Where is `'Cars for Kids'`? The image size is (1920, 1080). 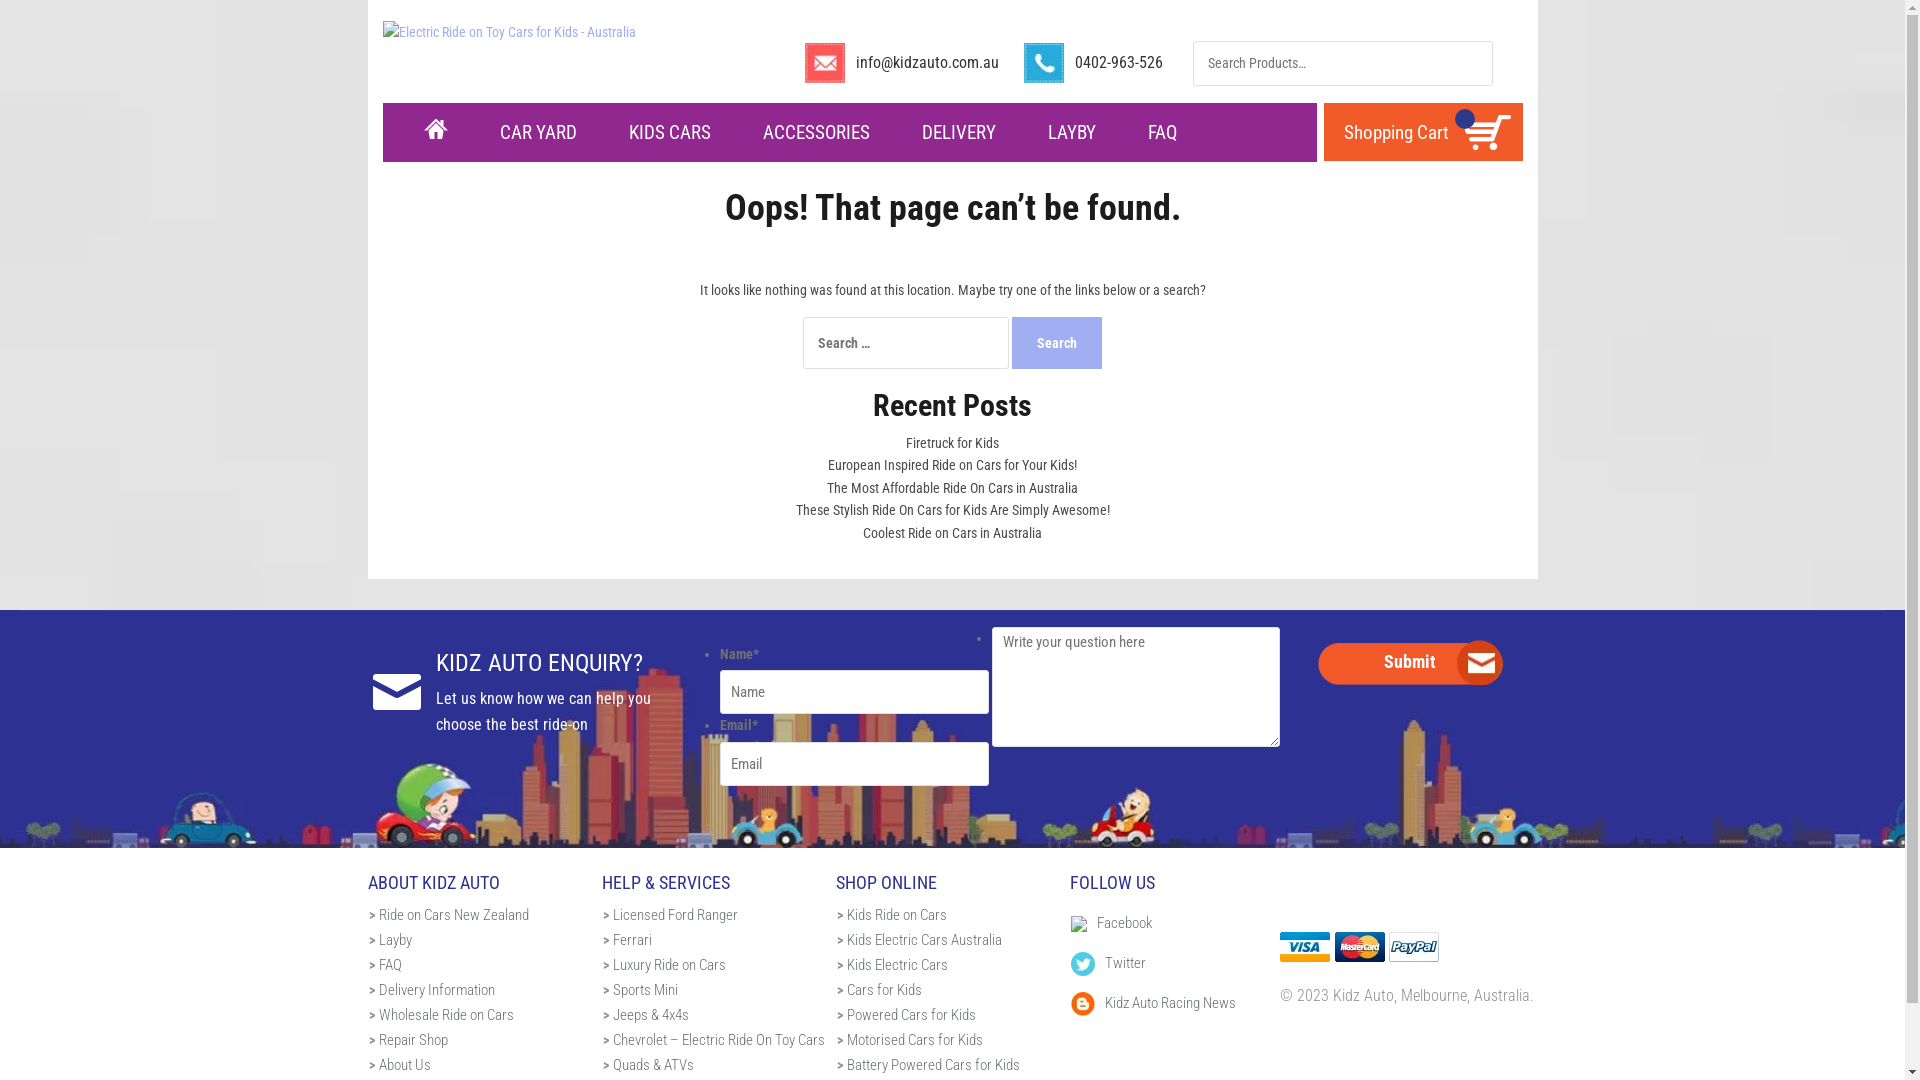 'Cars for Kids' is located at coordinates (882, 990).